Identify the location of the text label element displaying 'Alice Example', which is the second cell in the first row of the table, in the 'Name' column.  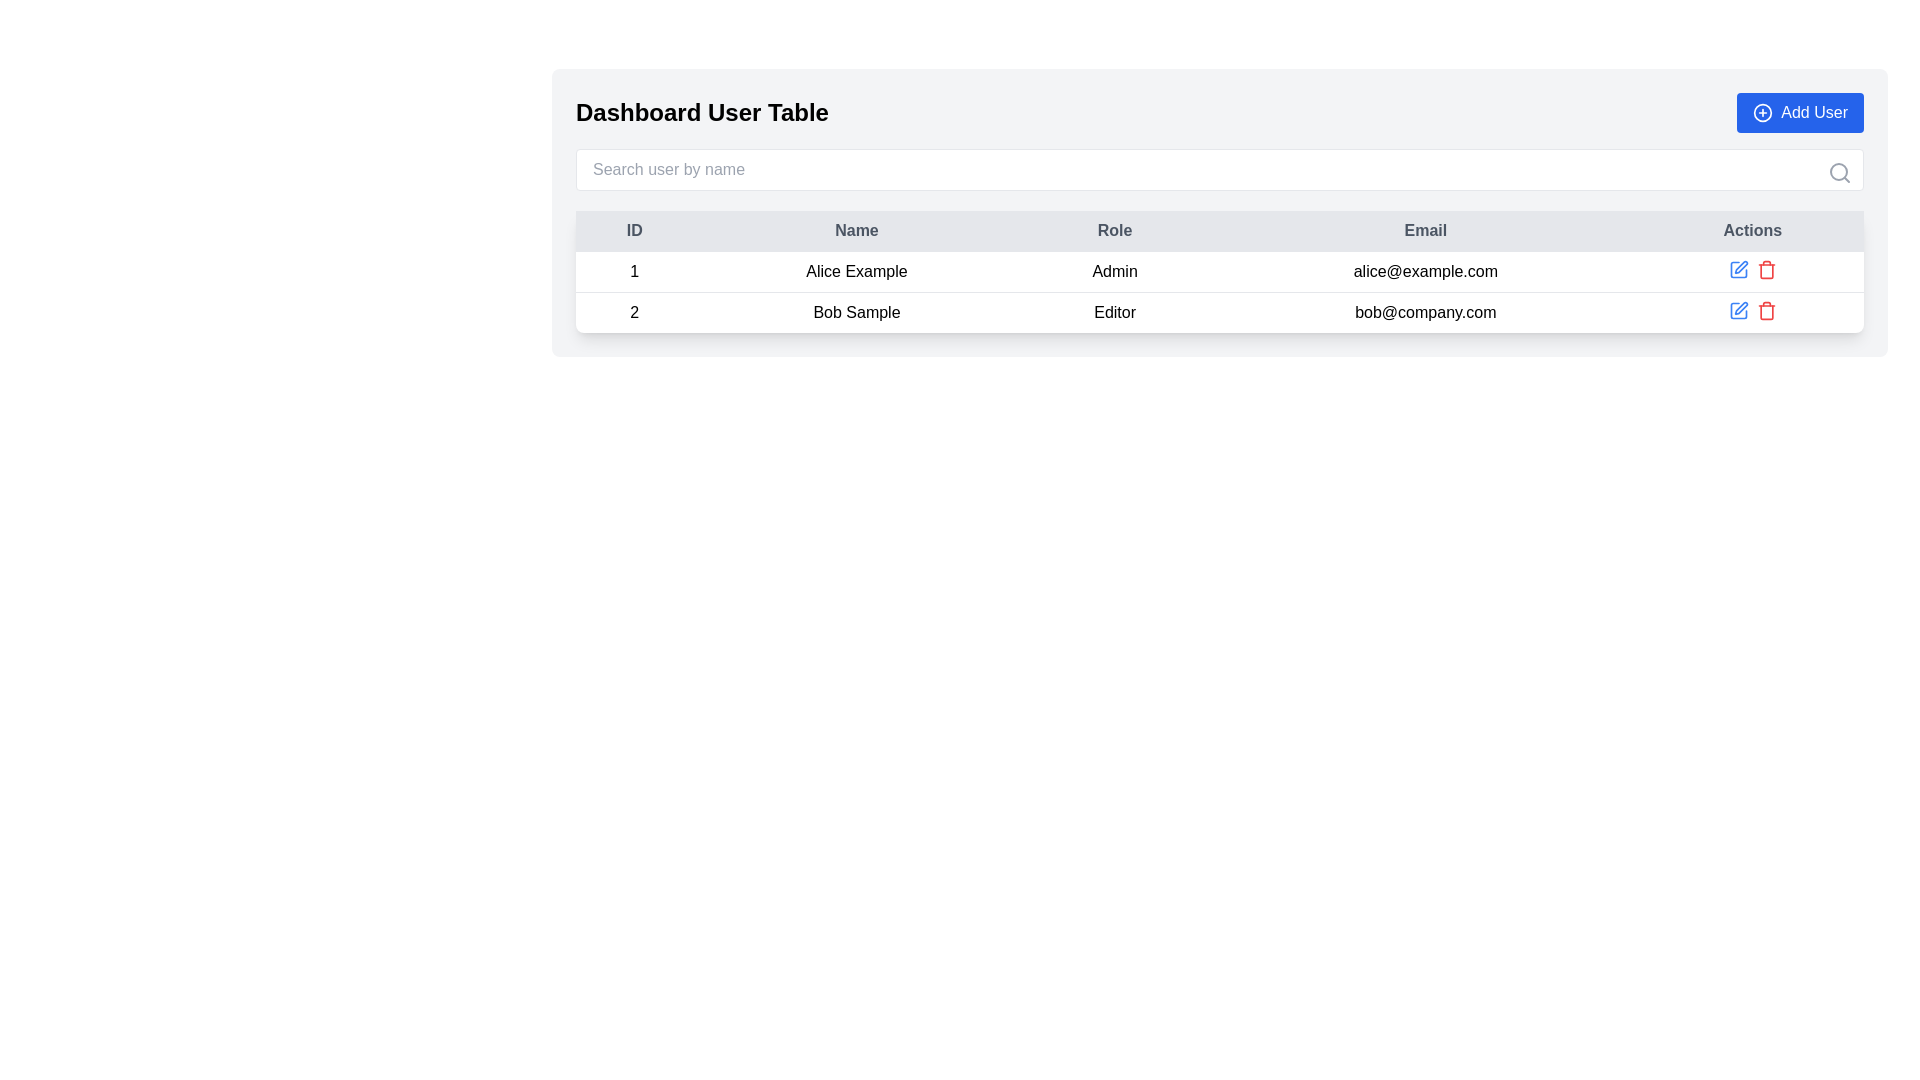
(856, 272).